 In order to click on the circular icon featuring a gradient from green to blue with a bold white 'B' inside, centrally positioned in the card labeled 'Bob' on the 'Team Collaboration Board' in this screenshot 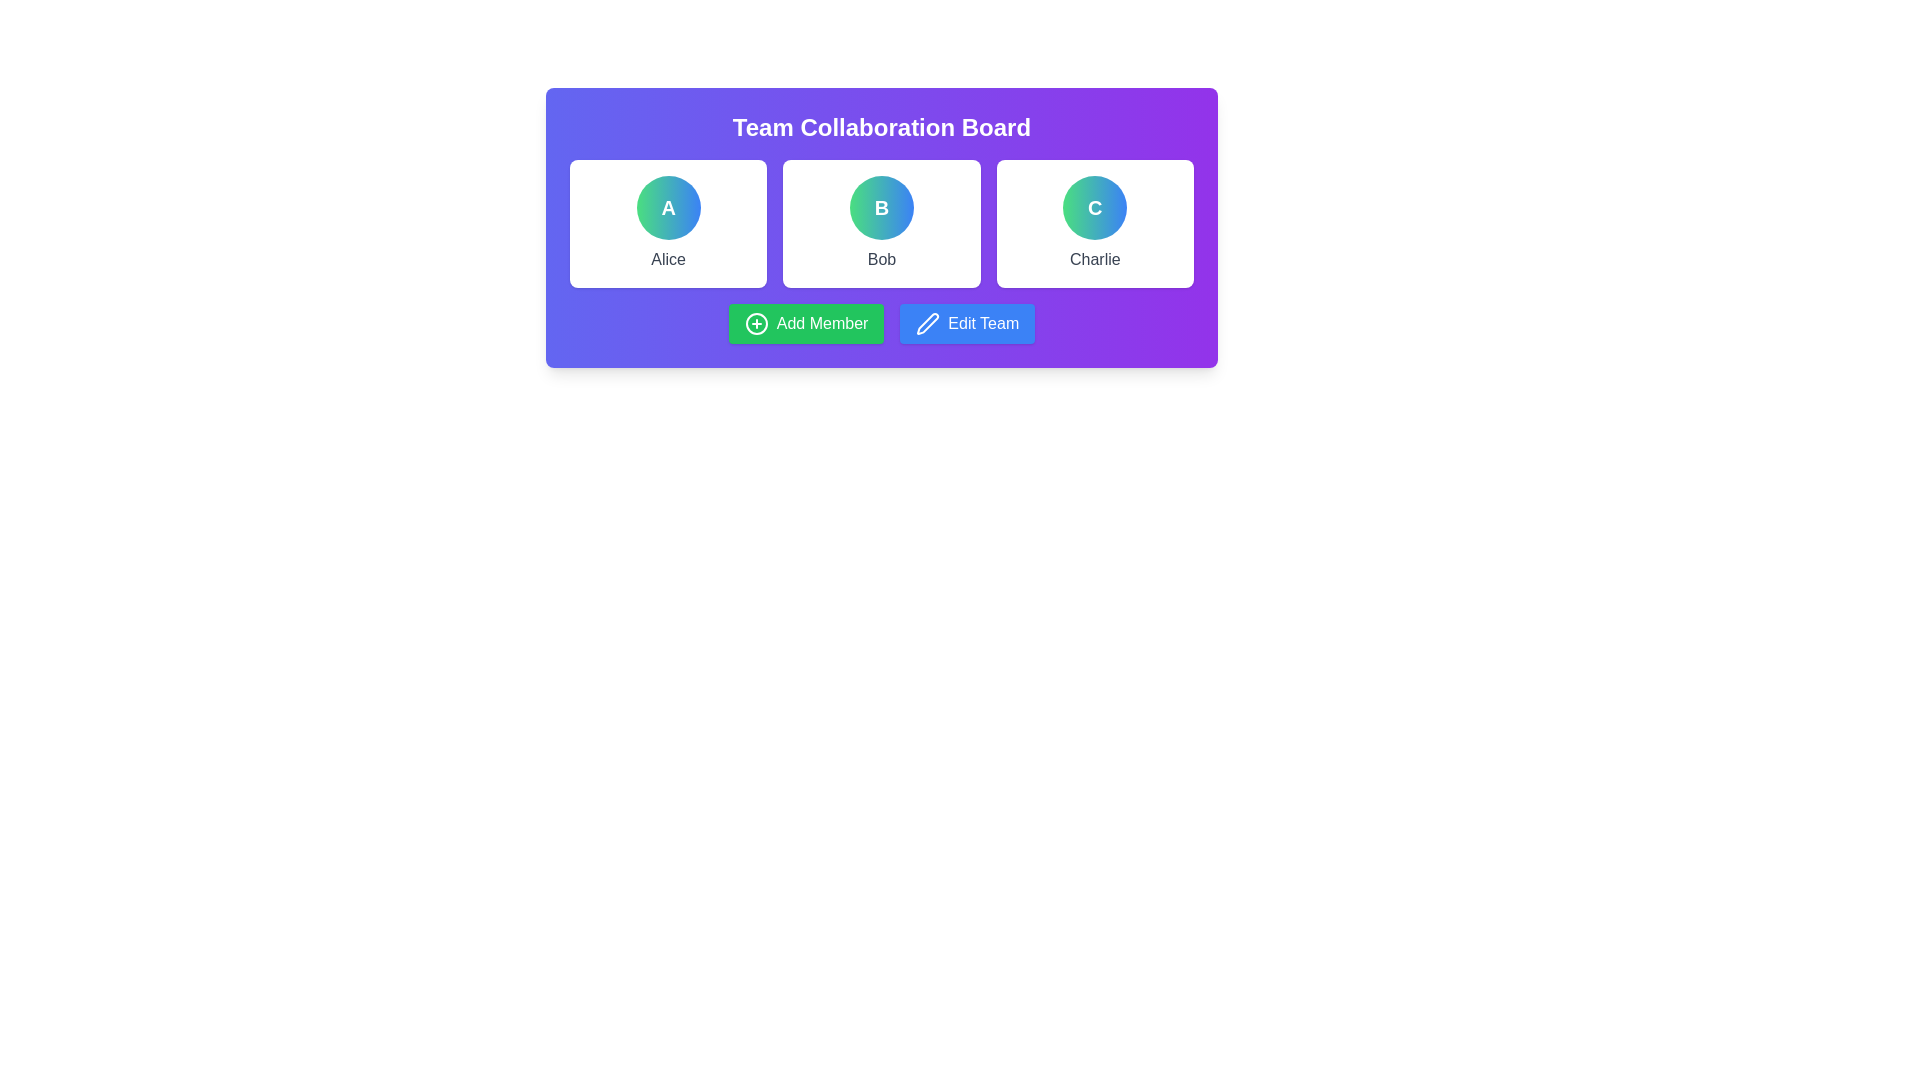, I will do `click(881, 208)`.